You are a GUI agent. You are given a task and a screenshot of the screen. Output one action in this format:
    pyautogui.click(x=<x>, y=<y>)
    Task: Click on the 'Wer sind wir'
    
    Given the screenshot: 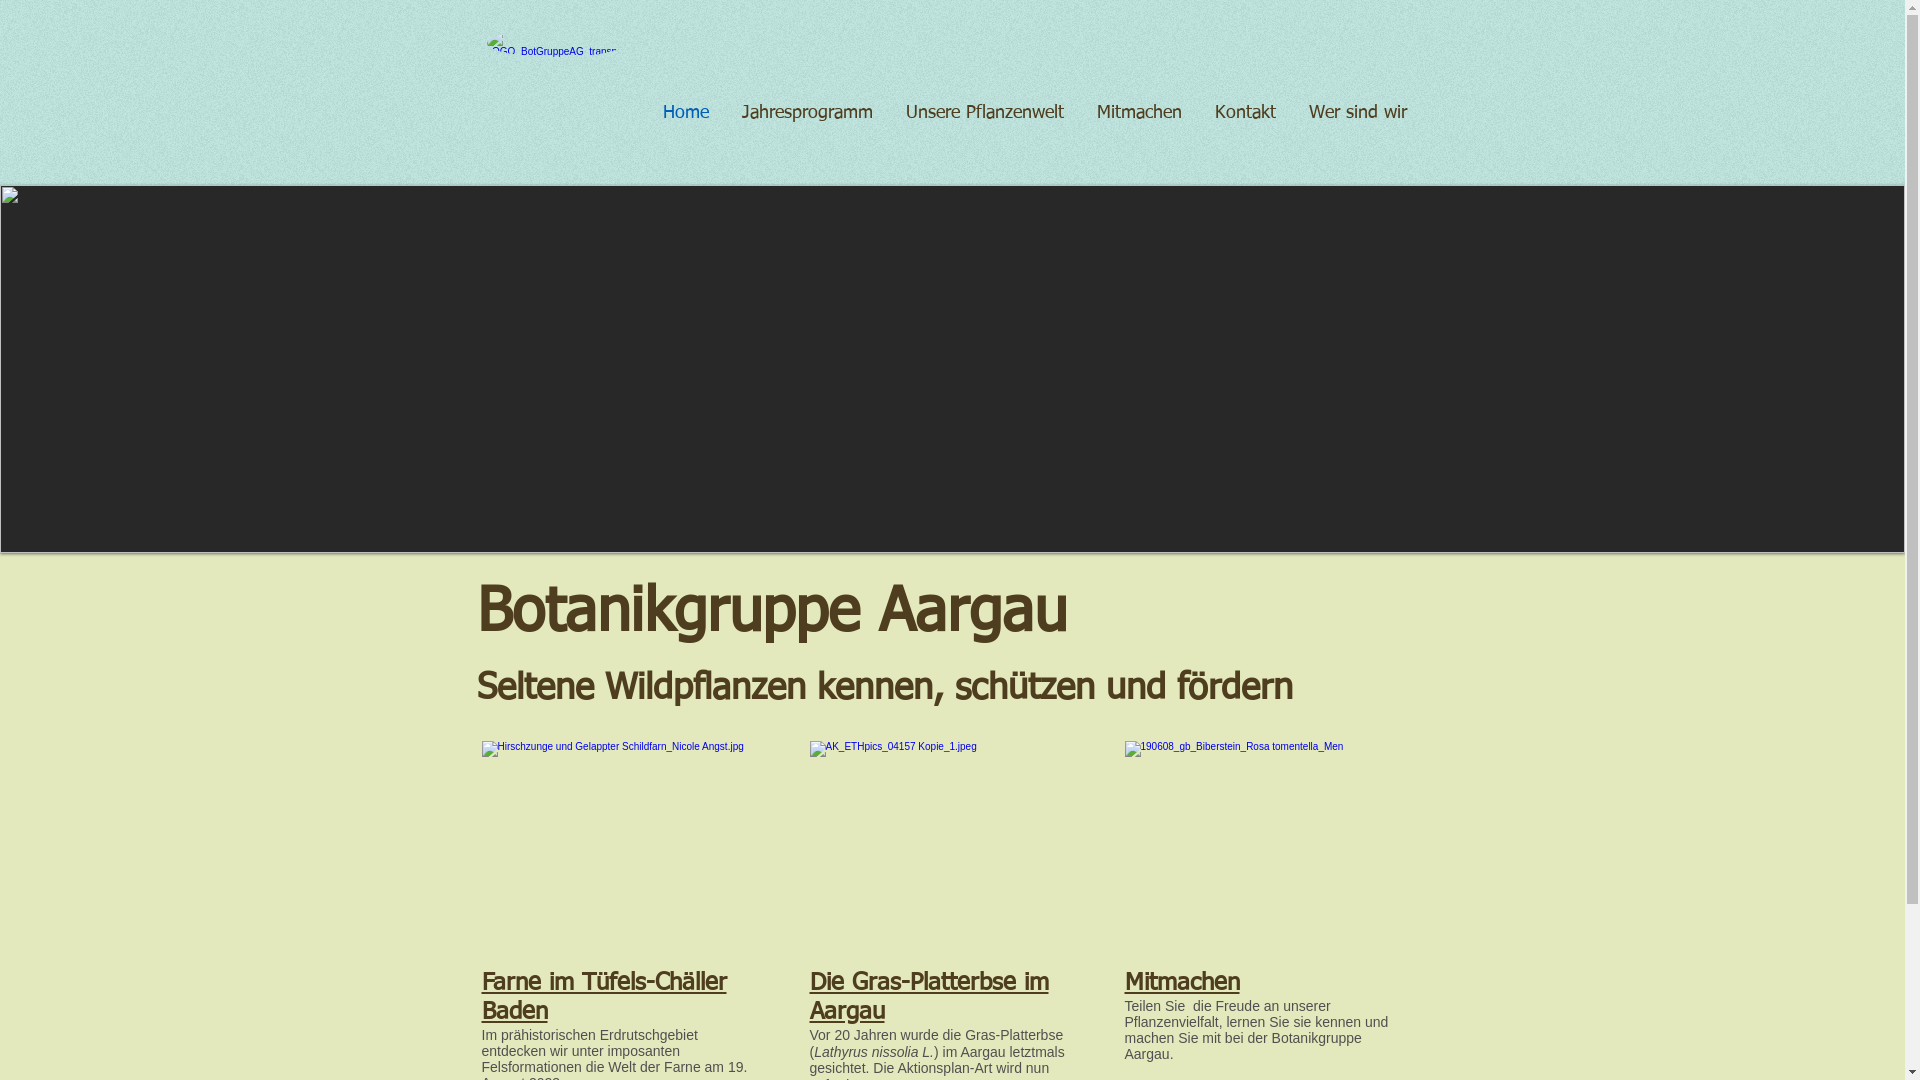 What is the action you would take?
    pyautogui.click(x=1355, y=113)
    